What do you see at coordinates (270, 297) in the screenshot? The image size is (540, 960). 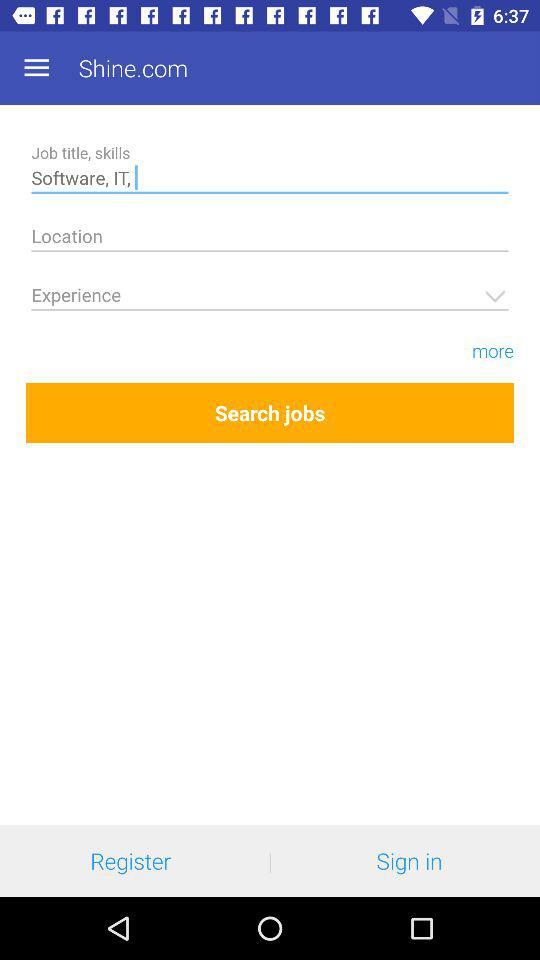 I see `the working year` at bounding box center [270, 297].